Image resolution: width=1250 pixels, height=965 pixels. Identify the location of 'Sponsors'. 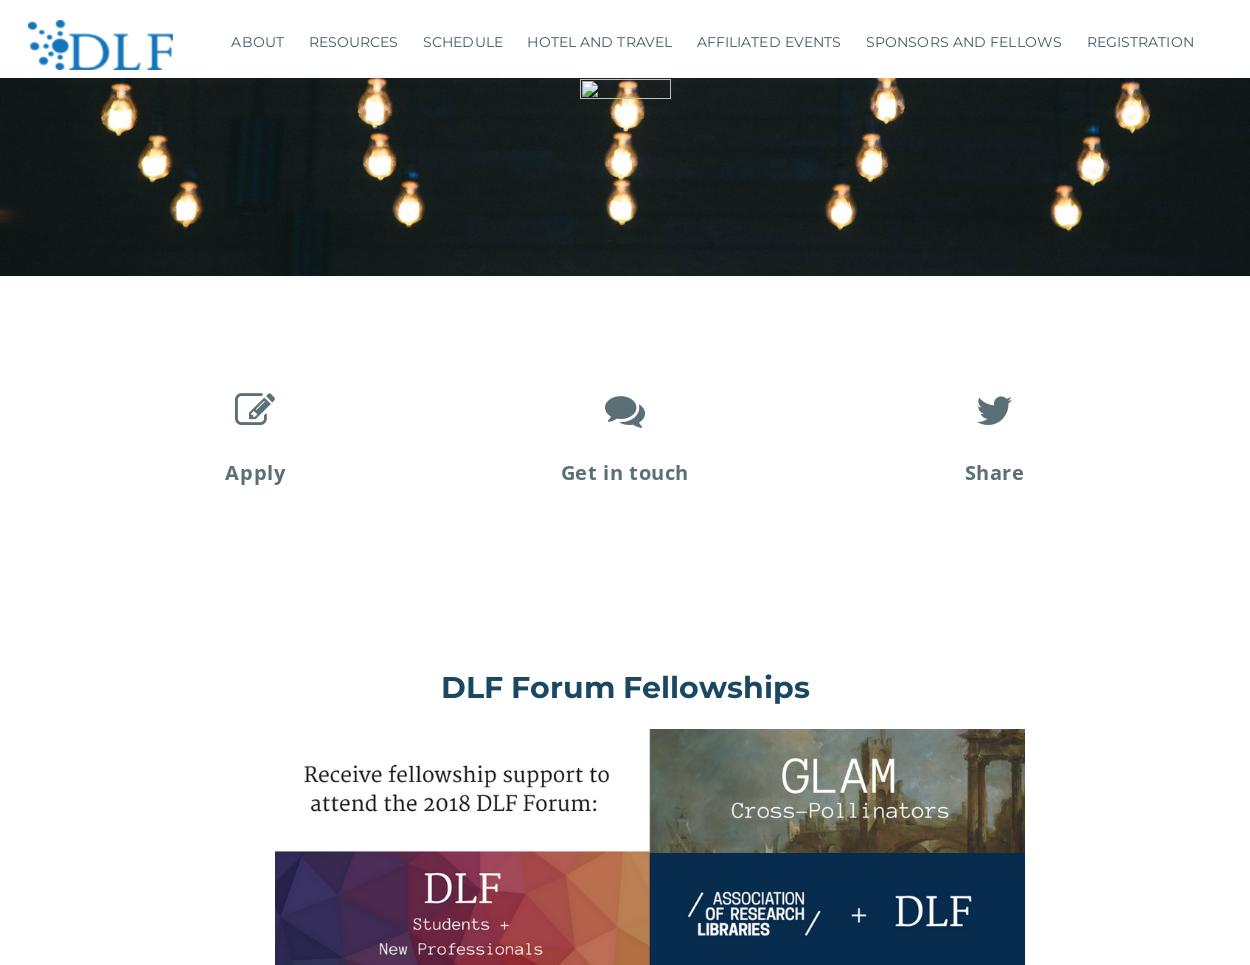
(945, 89).